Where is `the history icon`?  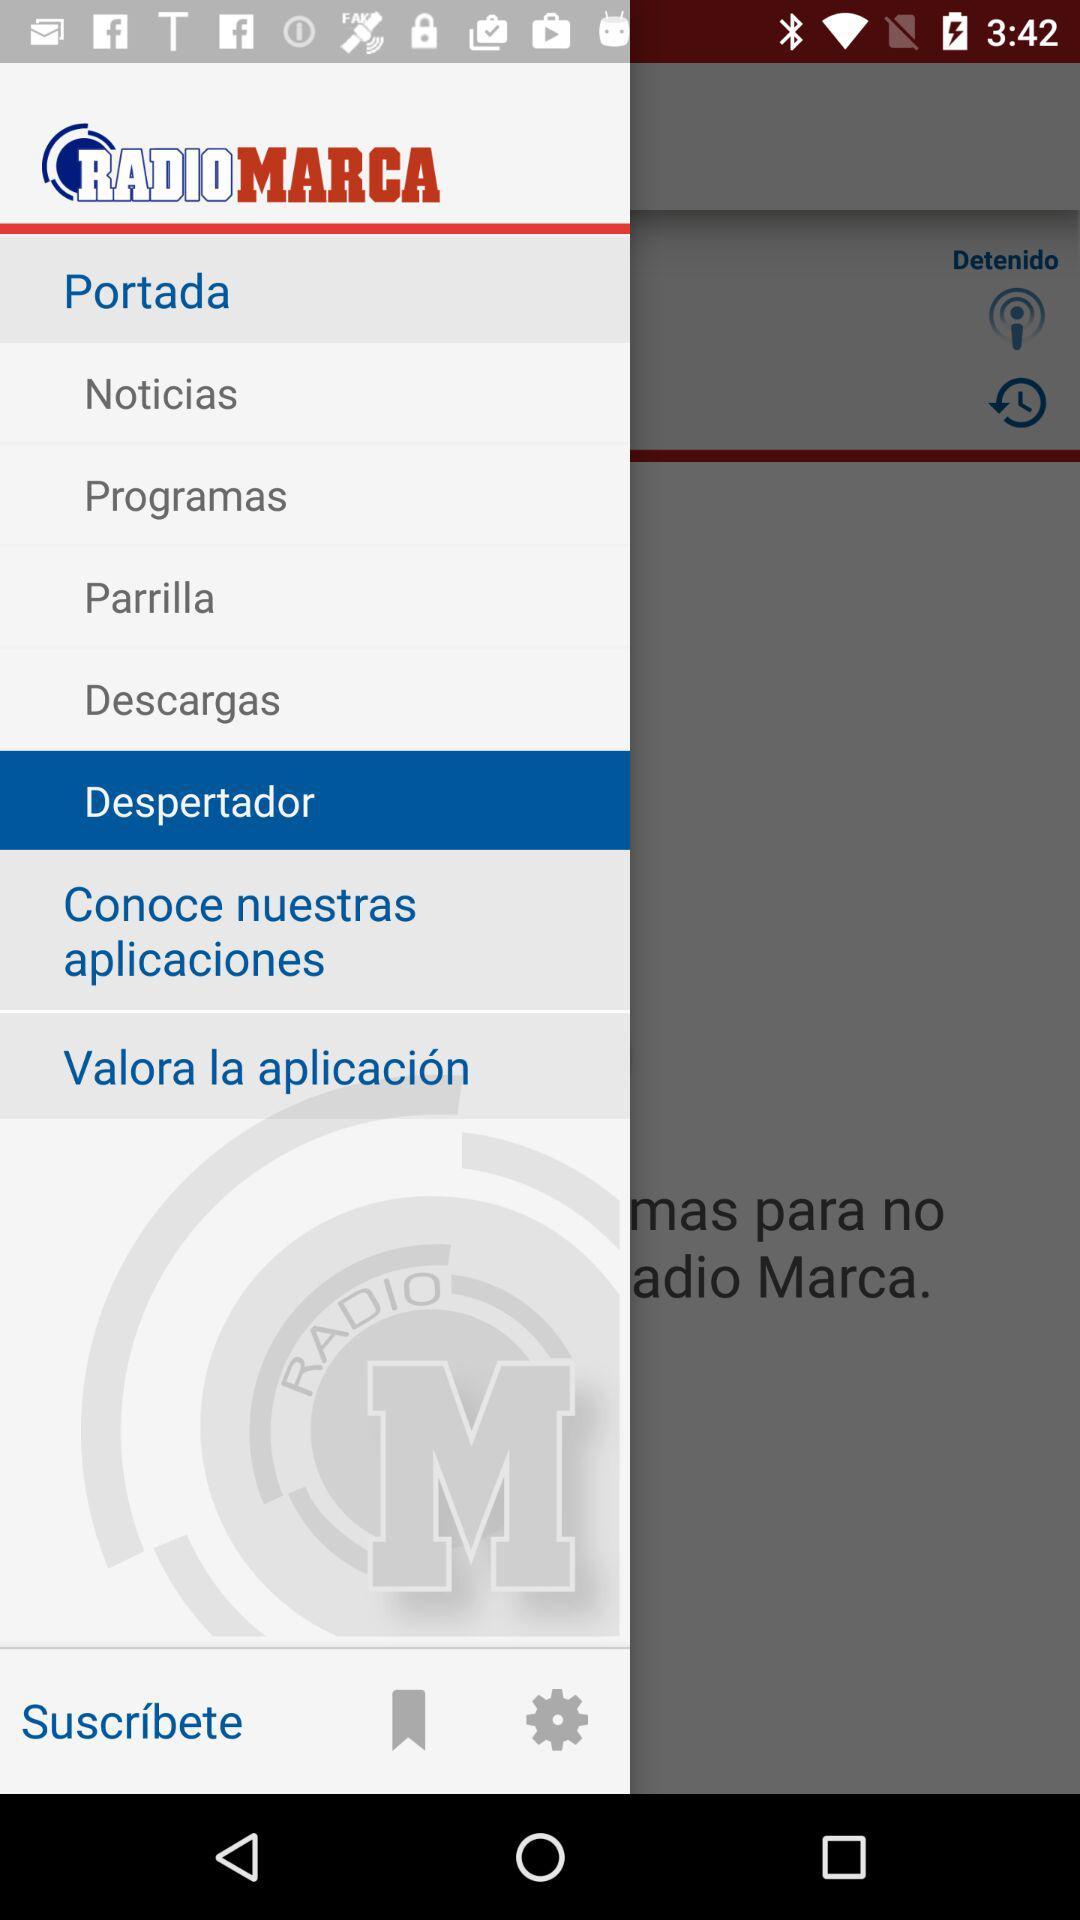
the history icon is located at coordinates (1017, 401).